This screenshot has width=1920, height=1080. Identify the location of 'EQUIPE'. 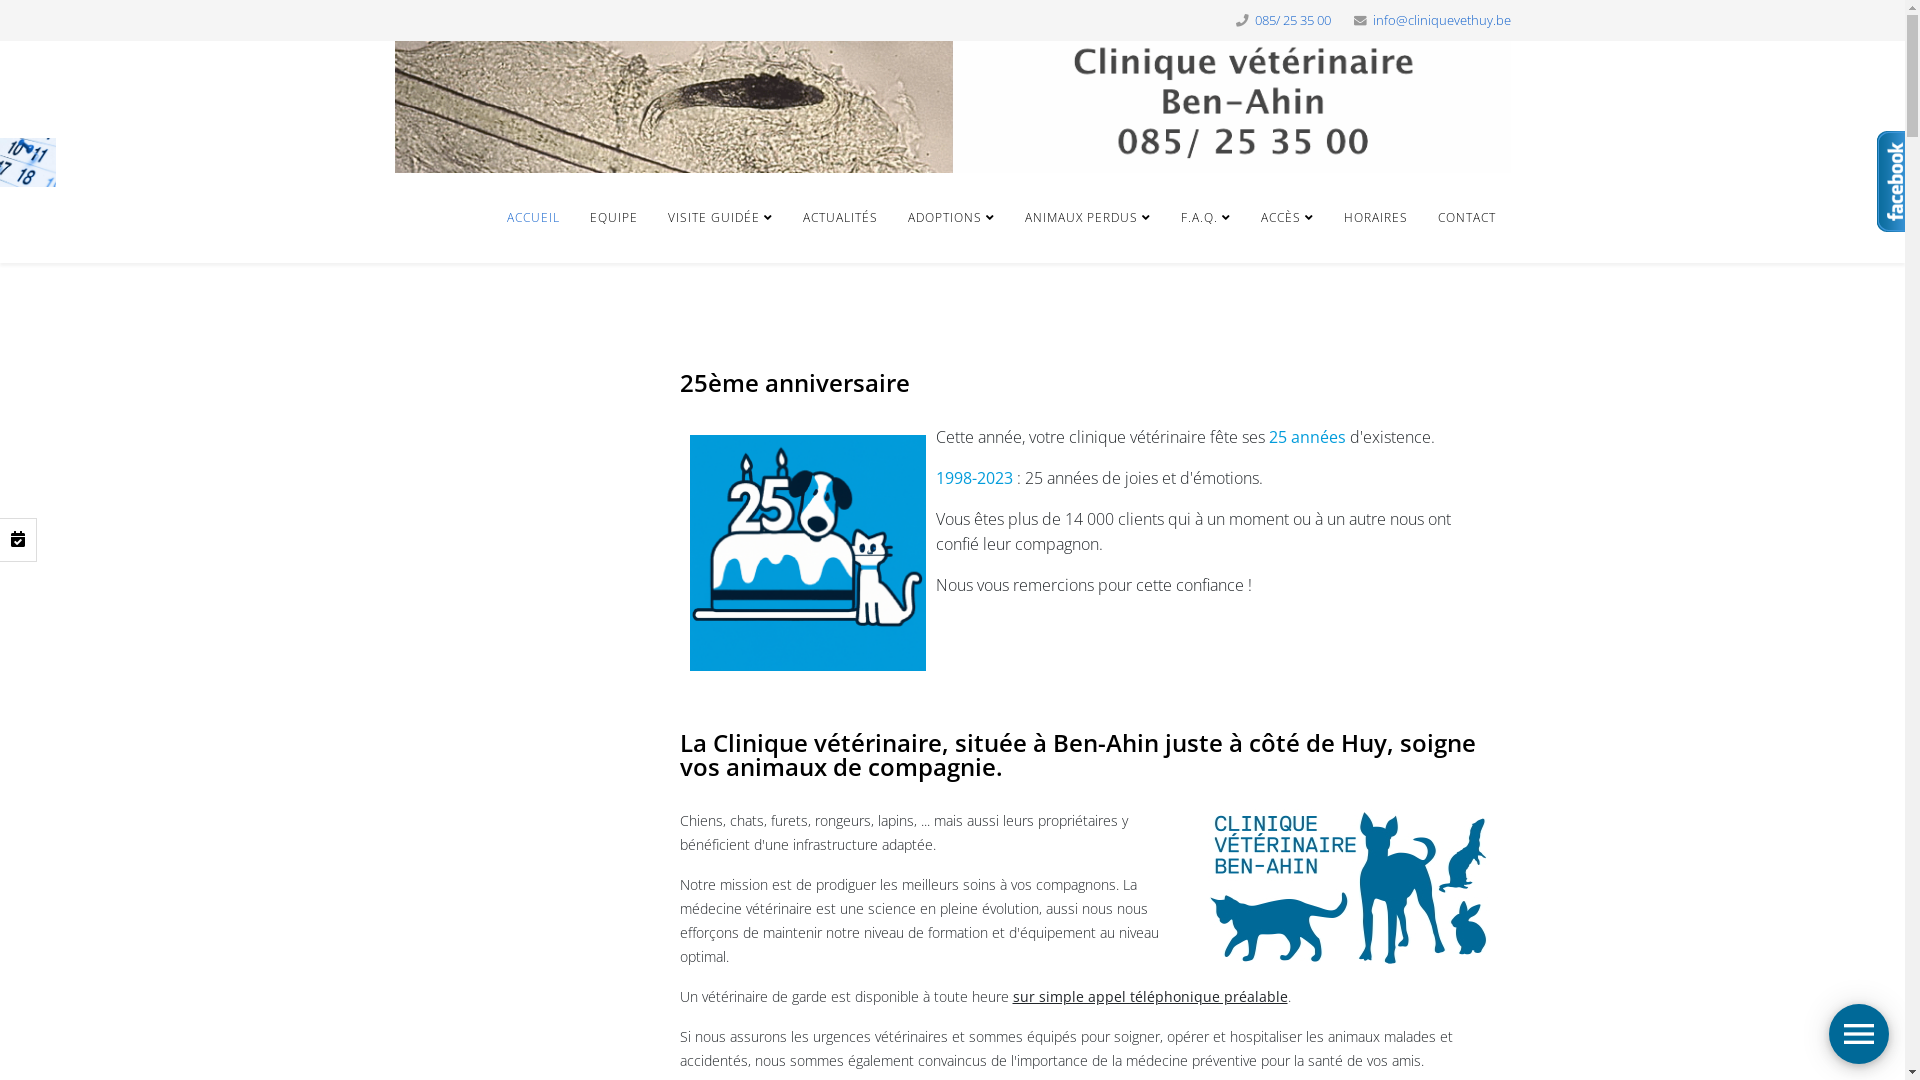
(612, 218).